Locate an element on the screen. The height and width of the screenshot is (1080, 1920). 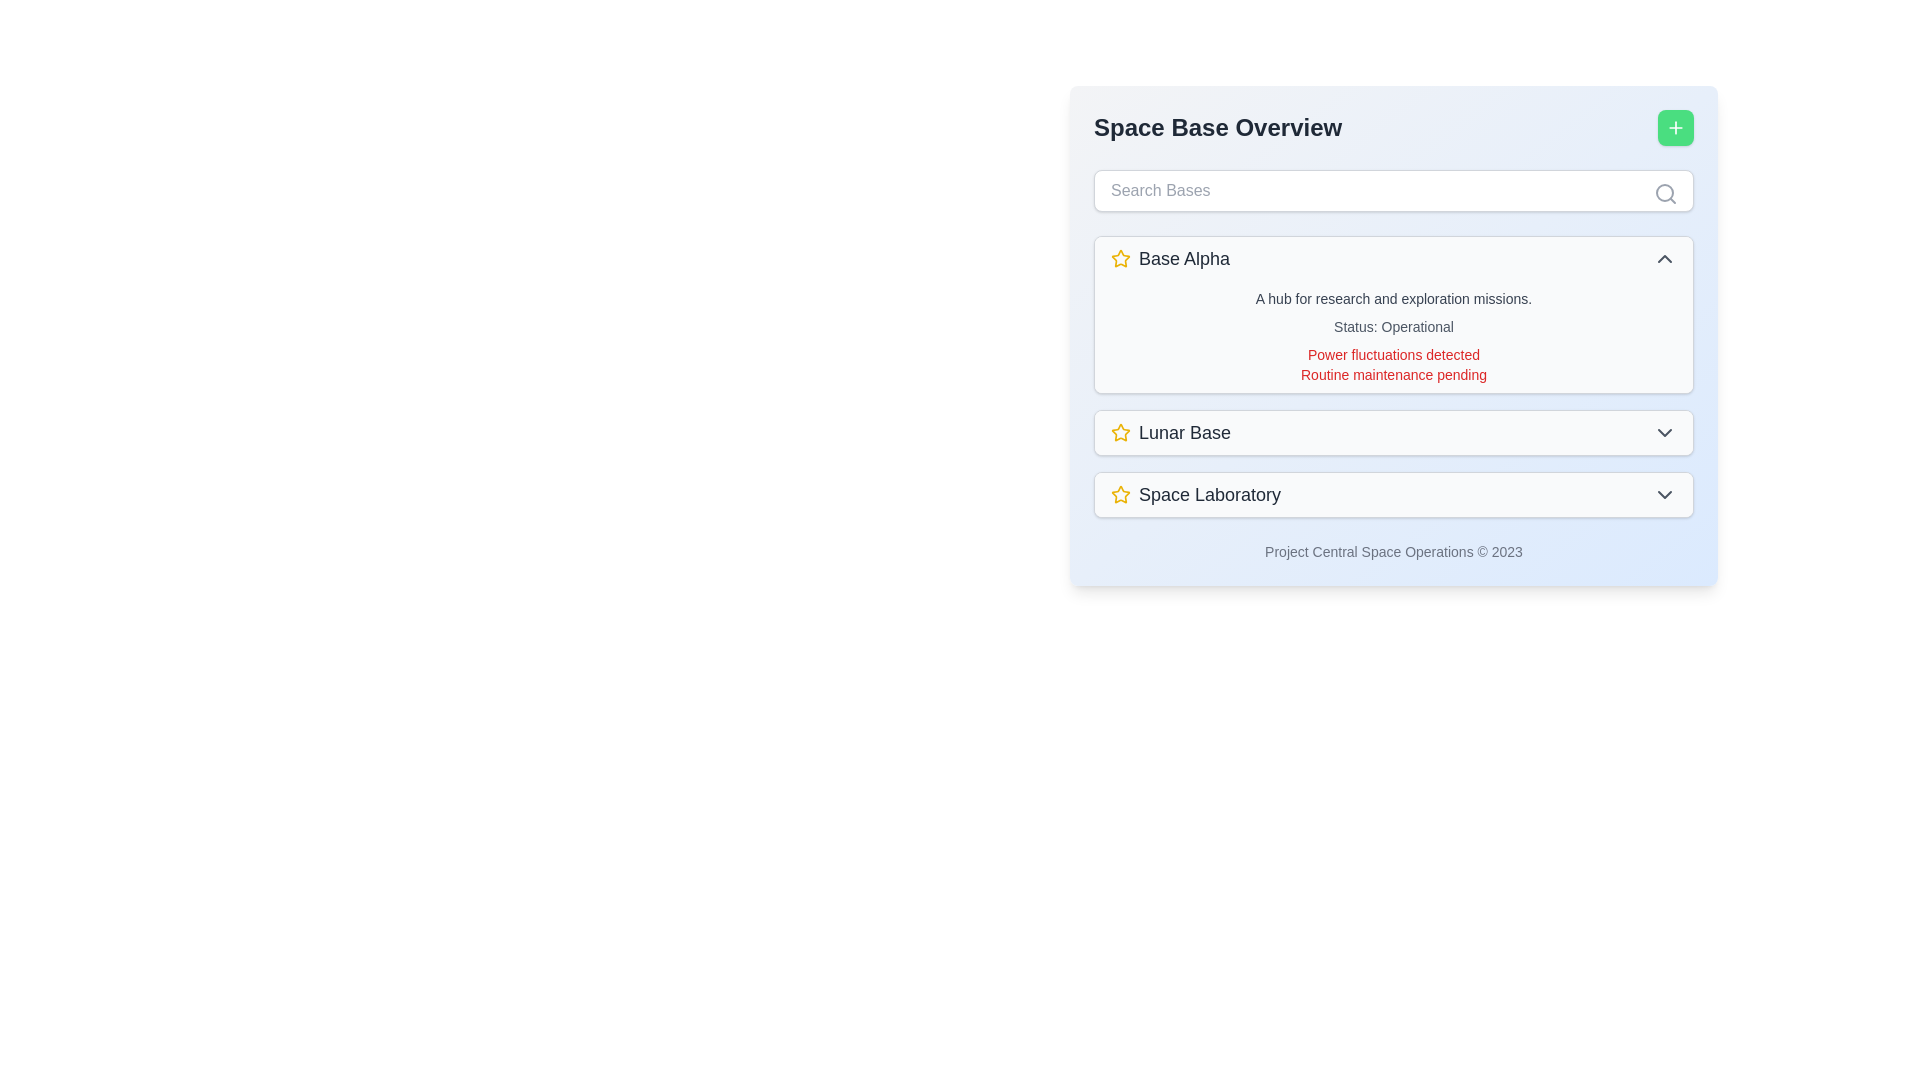
the bold text label reading 'Base Alpha', which is medium gray and located adjacent to a yellow star icon in the card for 'Base Alpha' is located at coordinates (1184, 257).